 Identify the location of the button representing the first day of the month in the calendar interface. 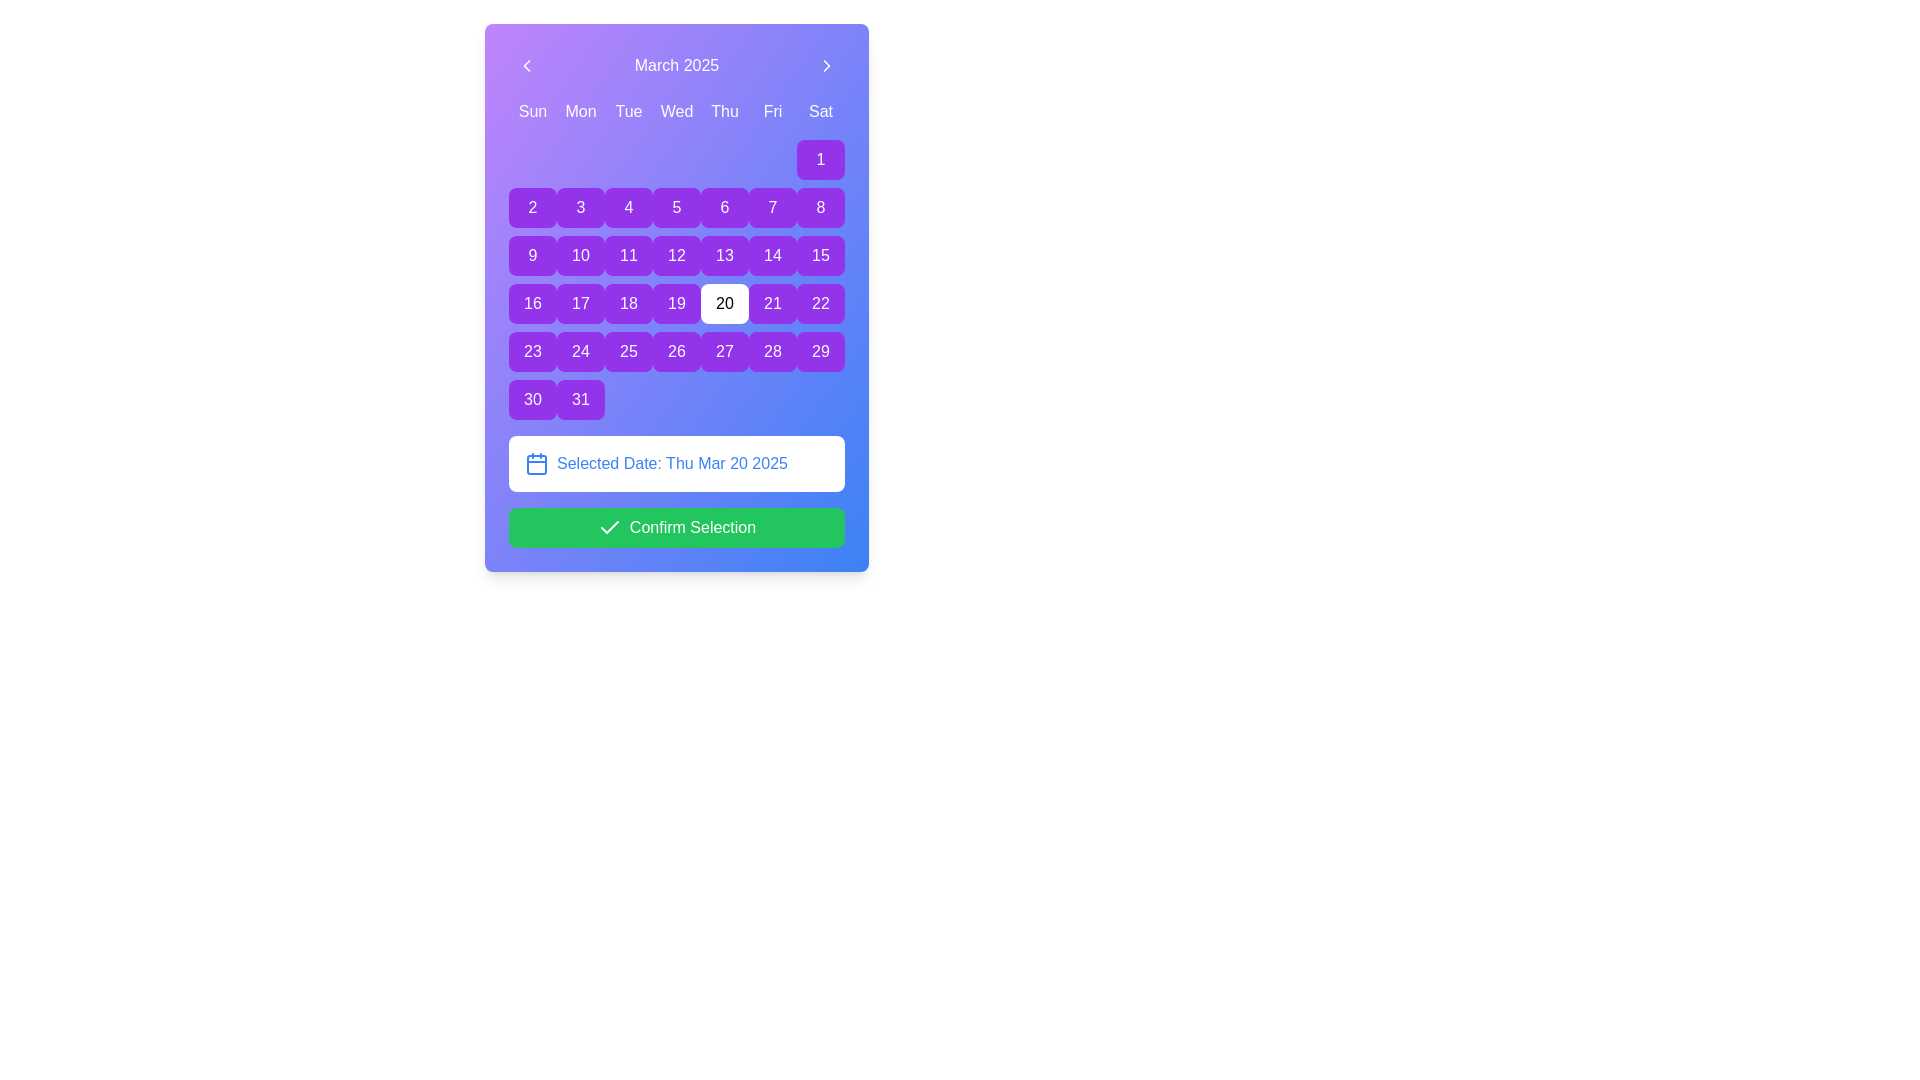
(820, 158).